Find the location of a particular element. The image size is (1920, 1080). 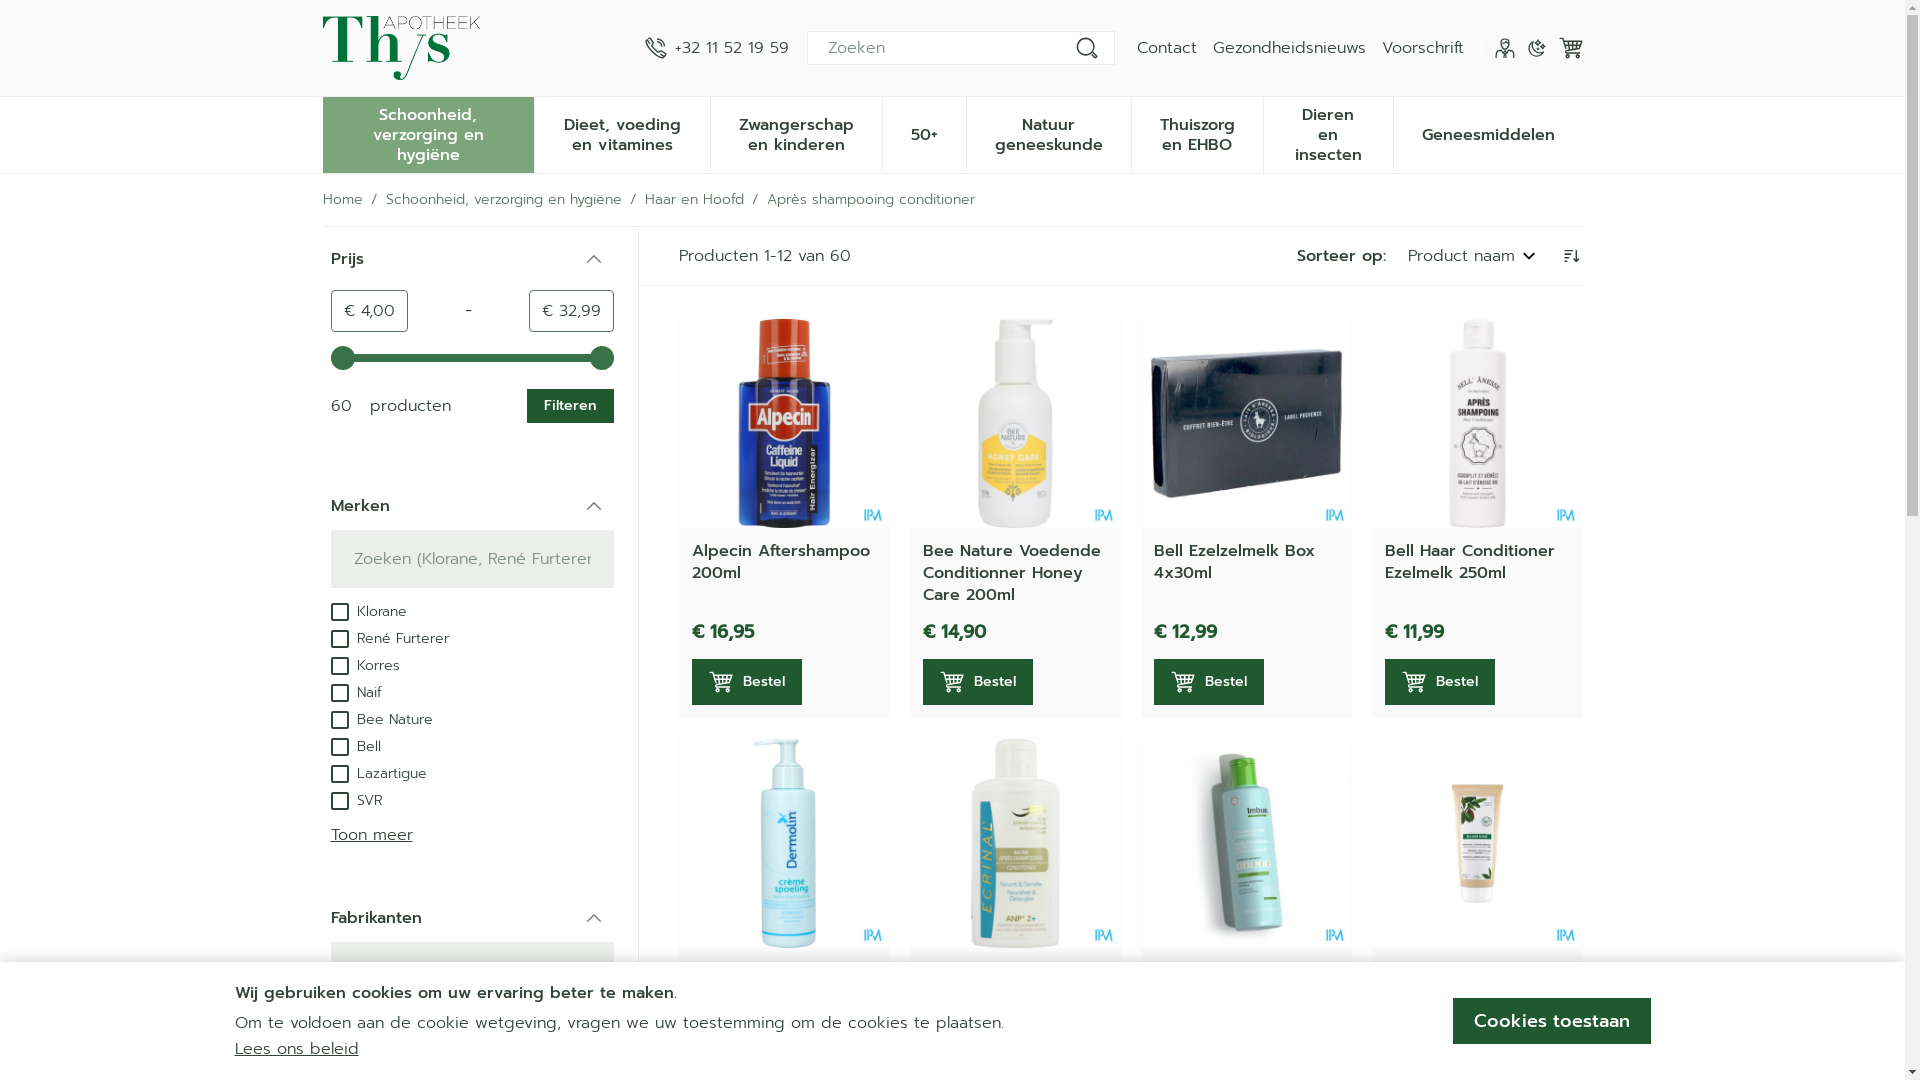

'Filteren' is located at coordinates (568, 405).